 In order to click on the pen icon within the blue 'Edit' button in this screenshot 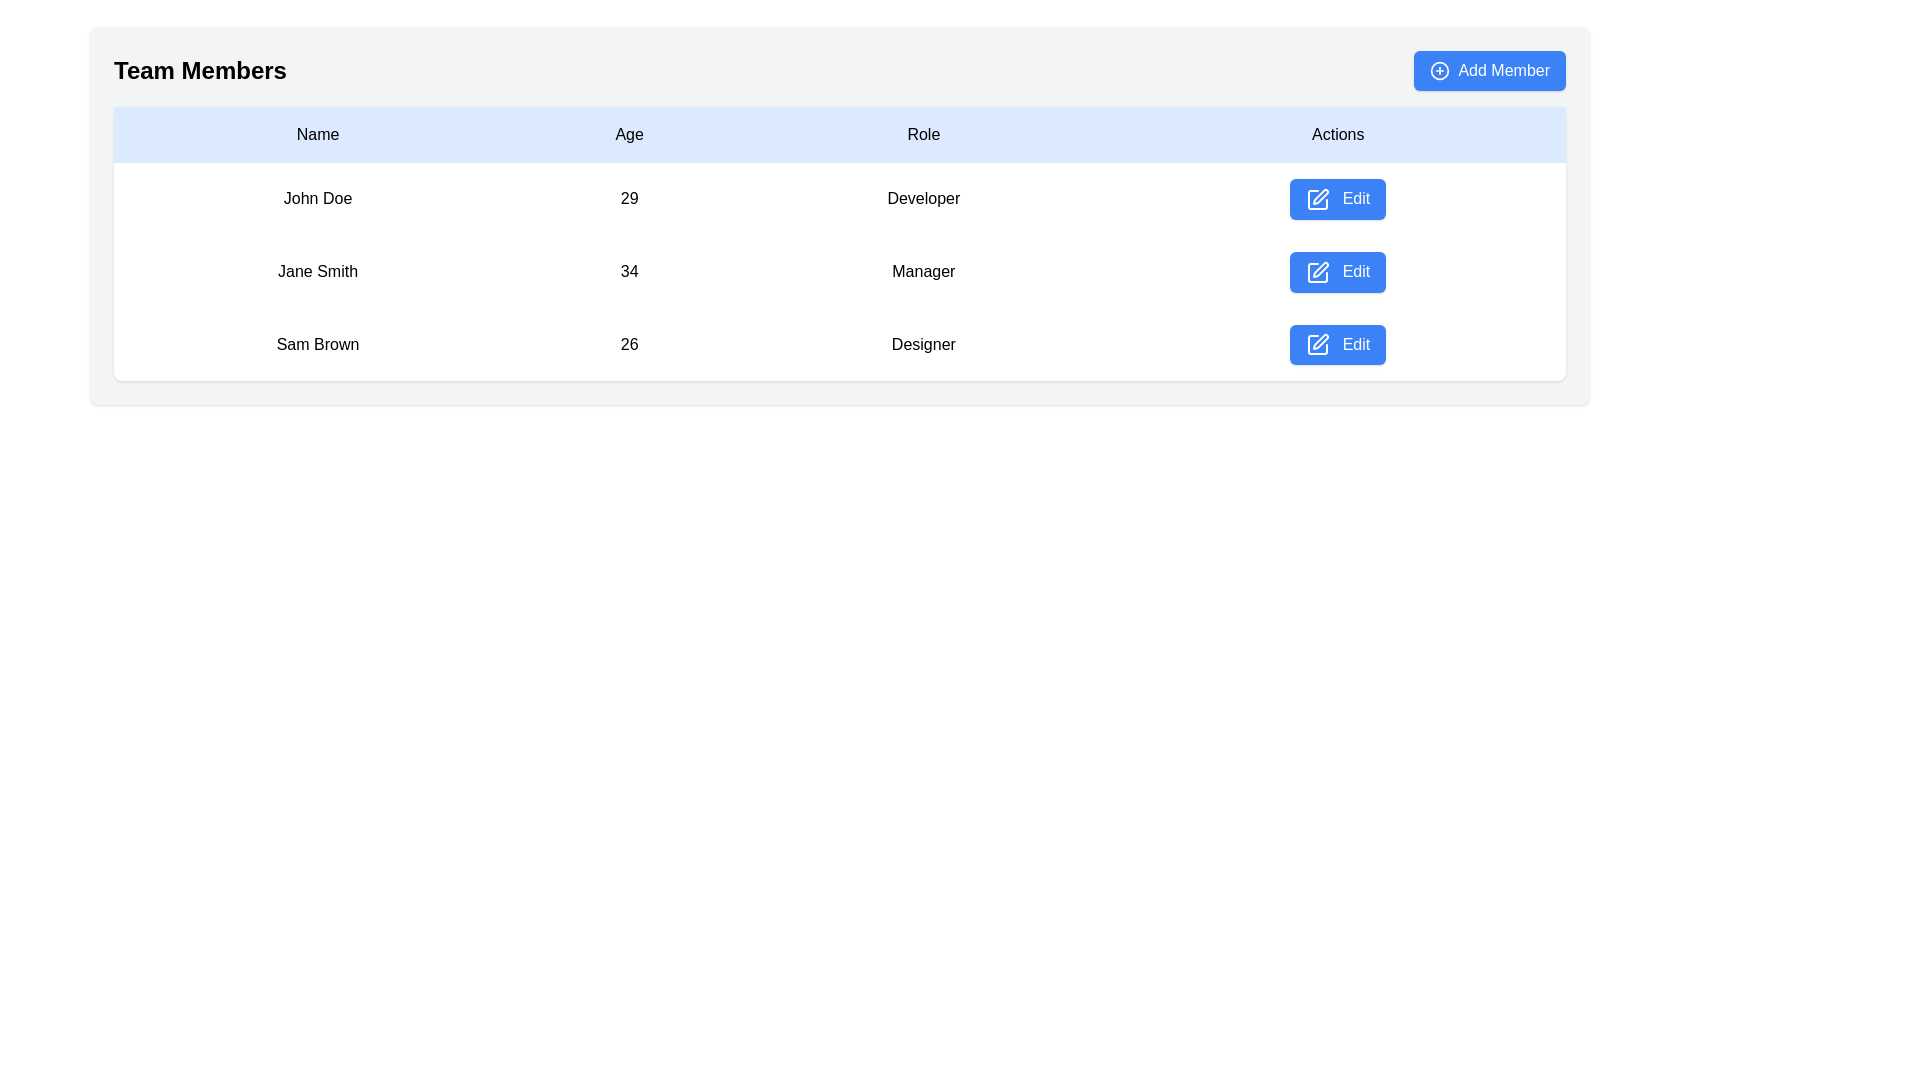, I will do `click(1318, 344)`.